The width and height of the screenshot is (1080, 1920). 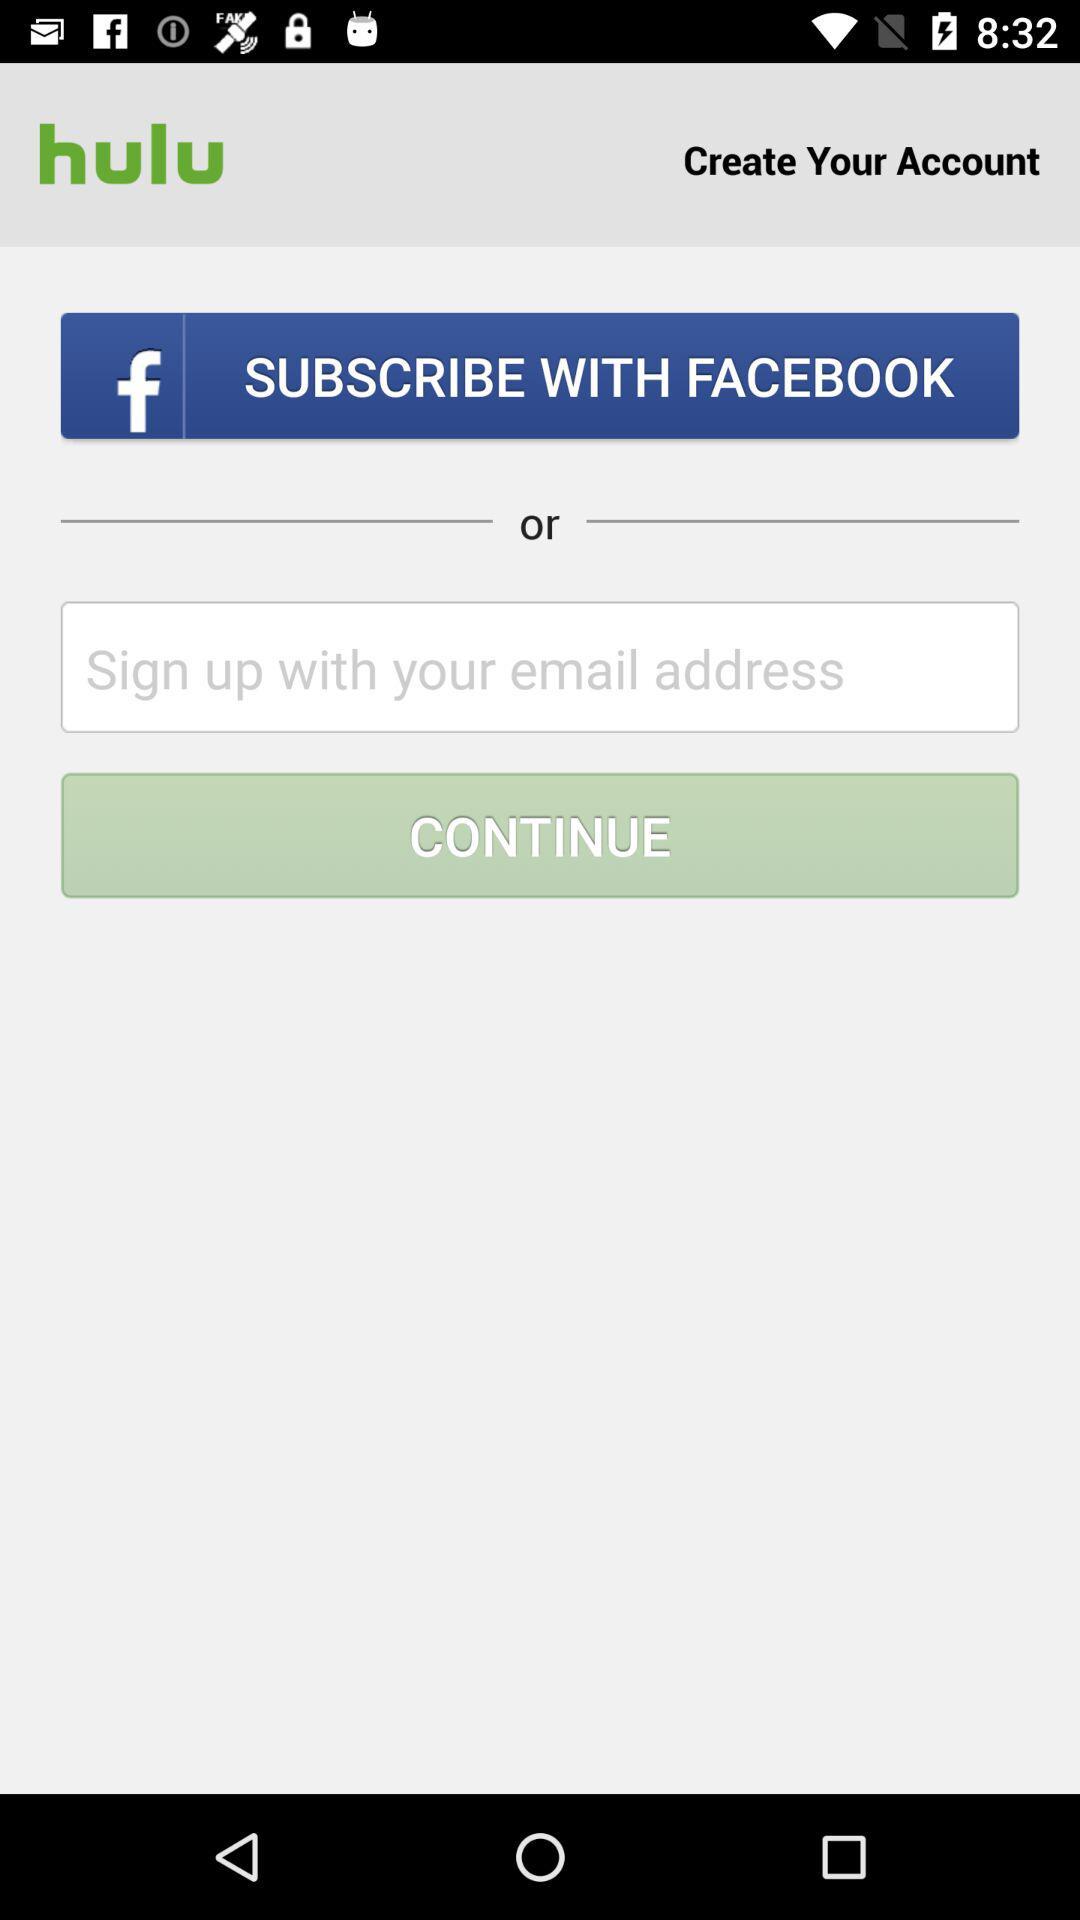 What do you see at coordinates (540, 667) in the screenshot?
I see `type email address` at bounding box center [540, 667].